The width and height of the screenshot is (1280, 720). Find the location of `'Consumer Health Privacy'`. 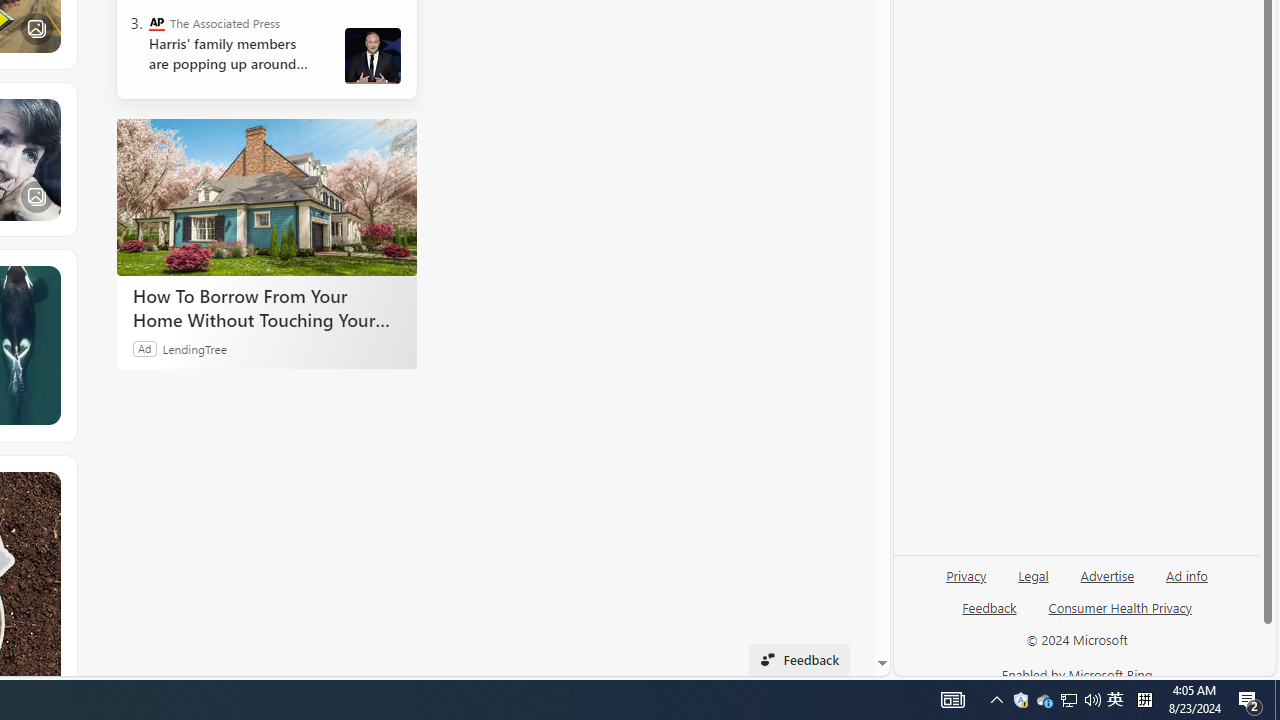

'Consumer Health Privacy' is located at coordinates (1120, 614).